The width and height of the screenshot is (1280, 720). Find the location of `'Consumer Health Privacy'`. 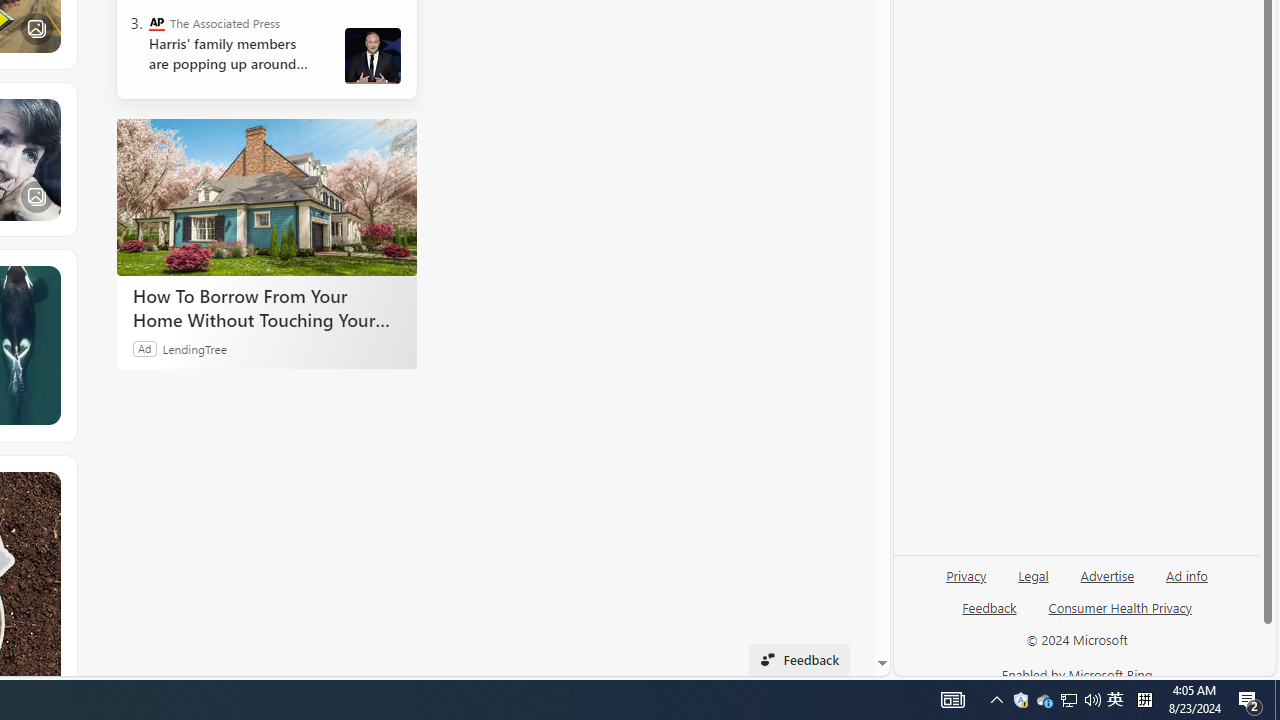

'Consumer Health Privacy' is located at coordinates (1120, 614).